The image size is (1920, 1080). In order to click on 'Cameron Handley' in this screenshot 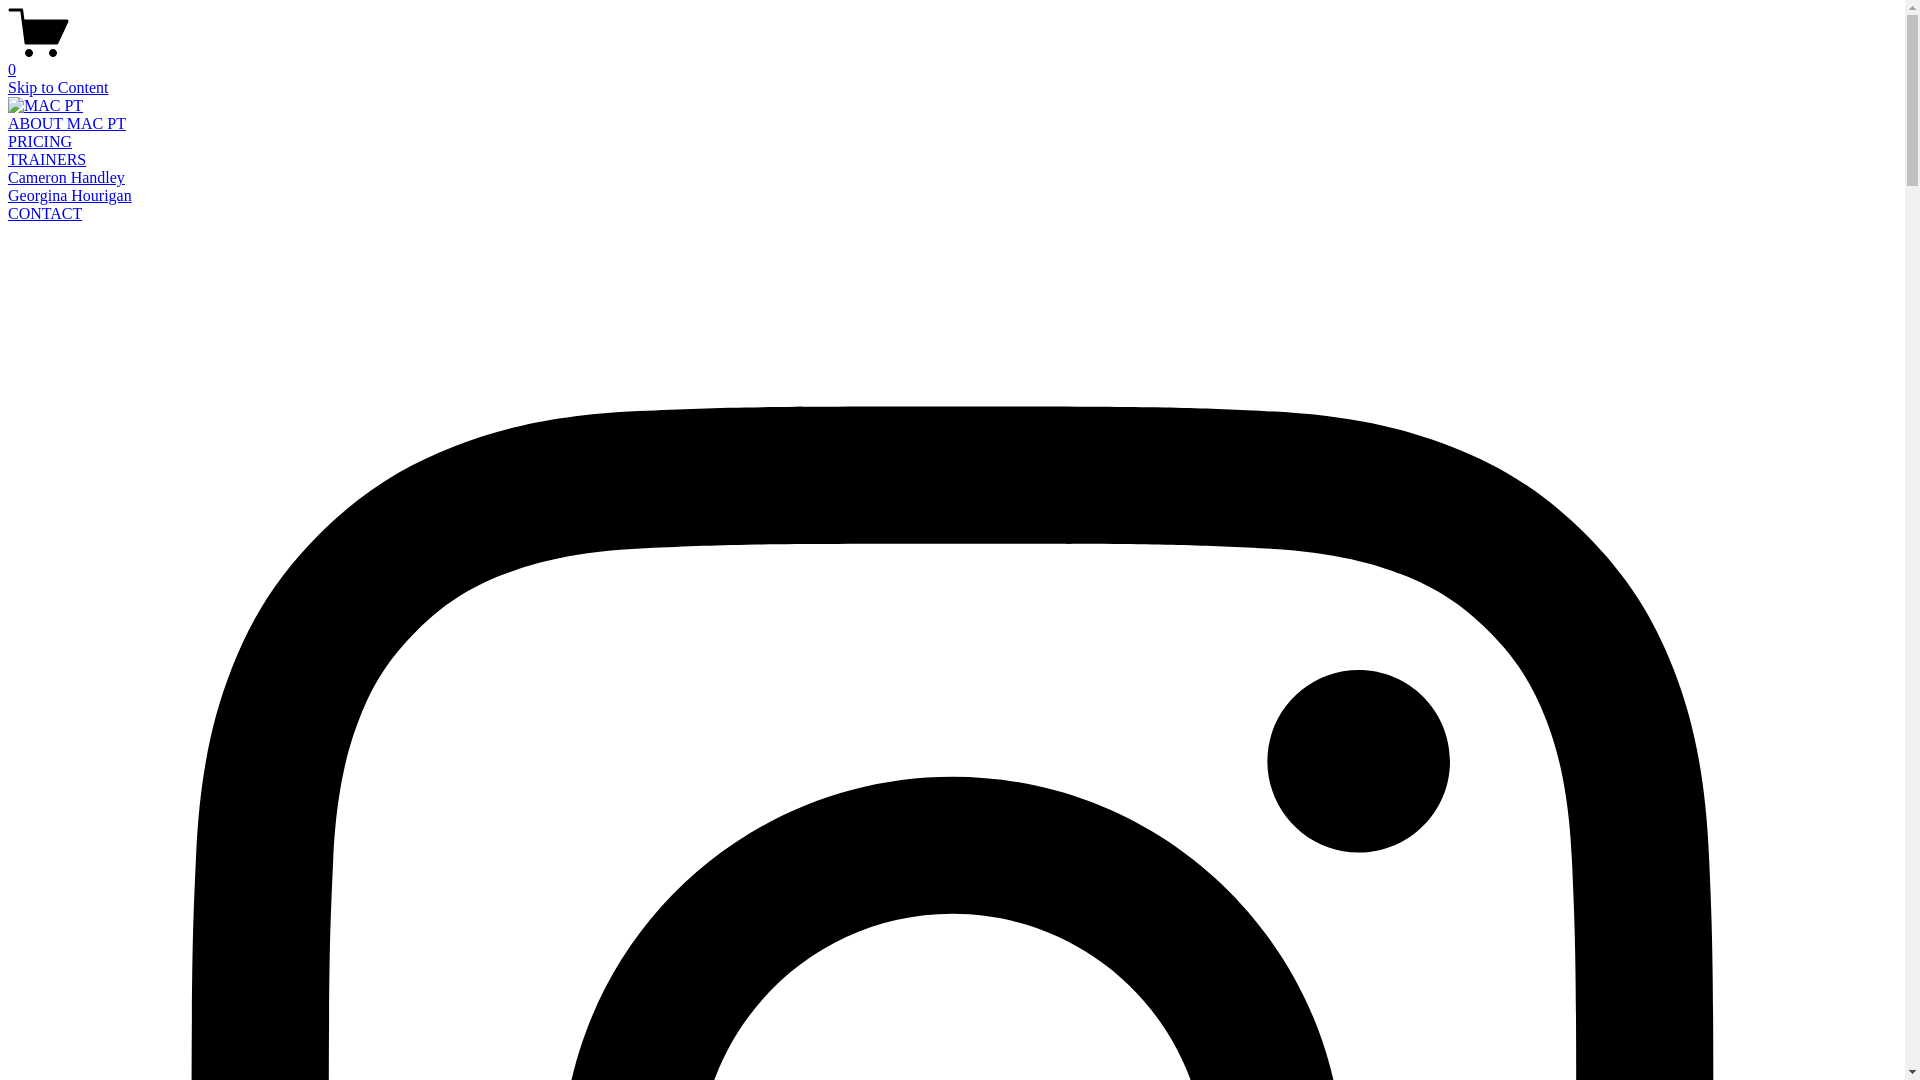, I will do `click(66, 176)`.